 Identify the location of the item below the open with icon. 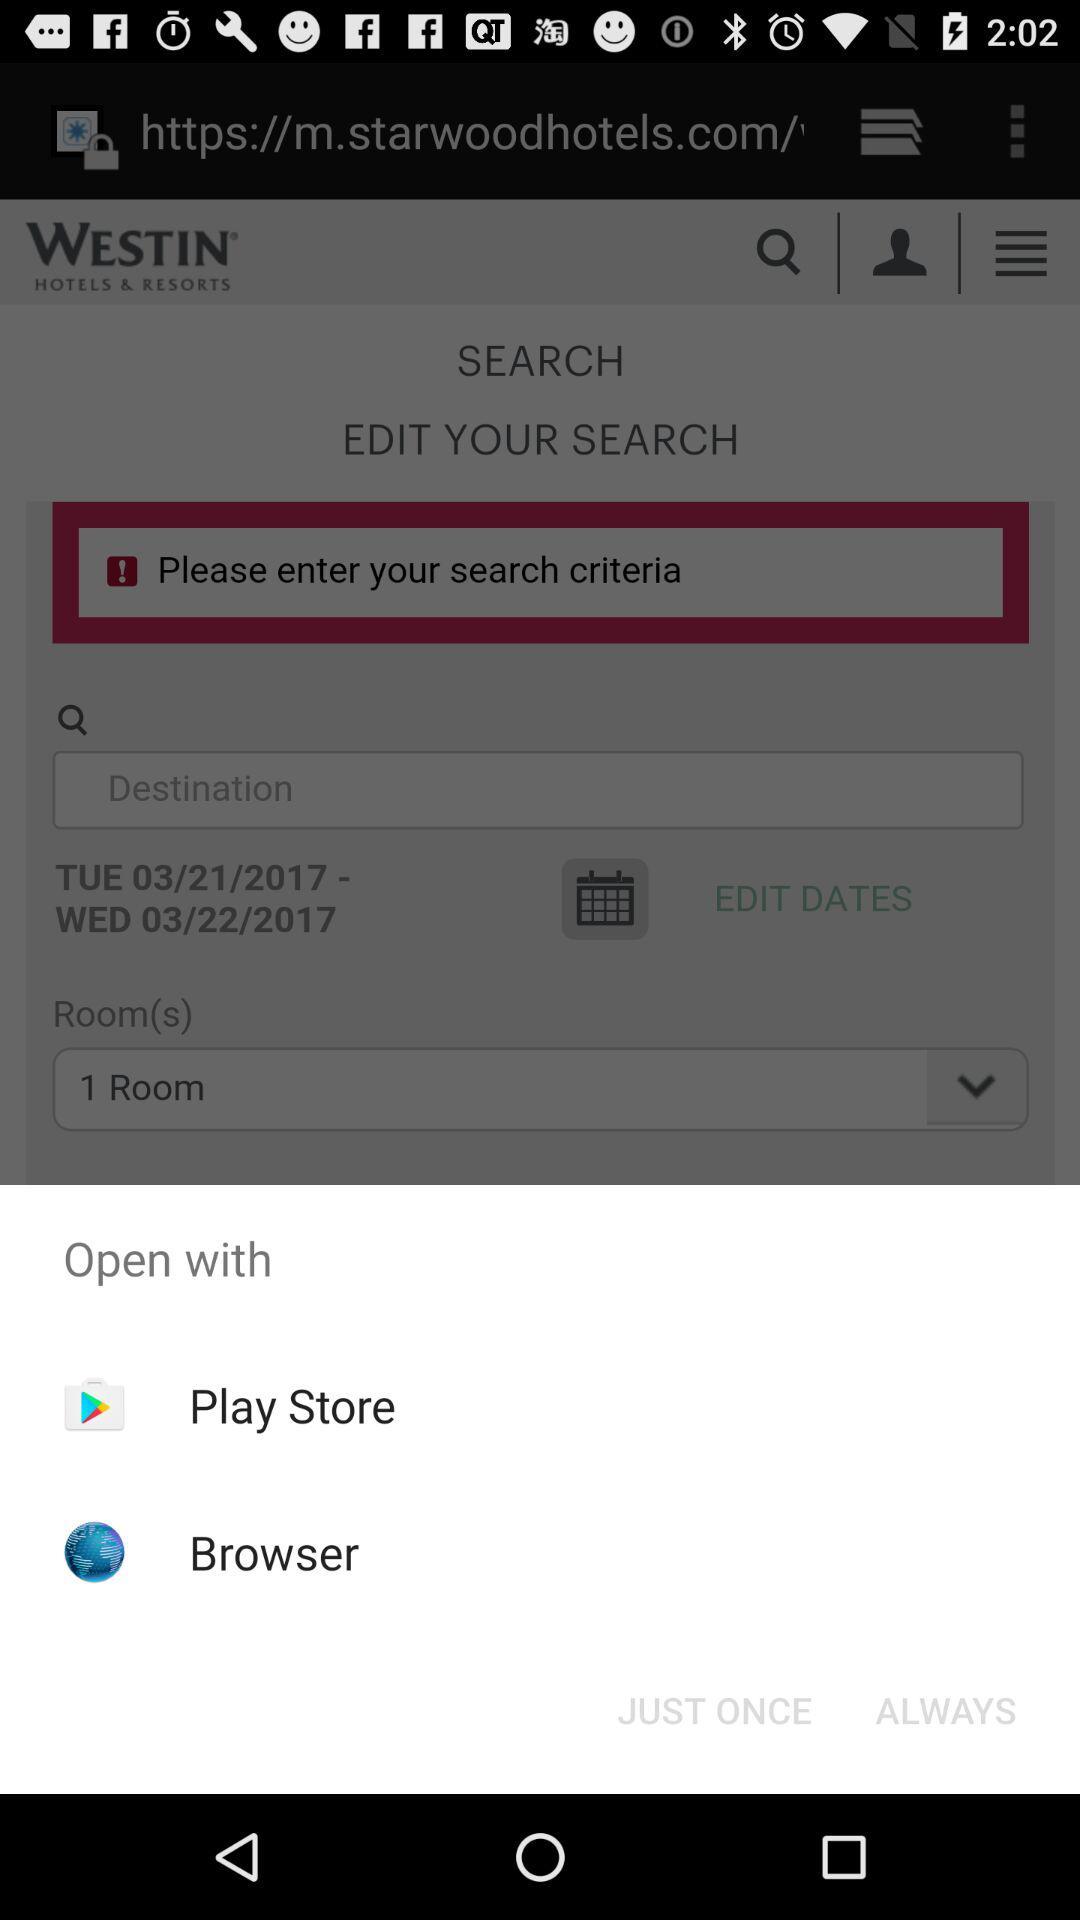
(945, 1708).